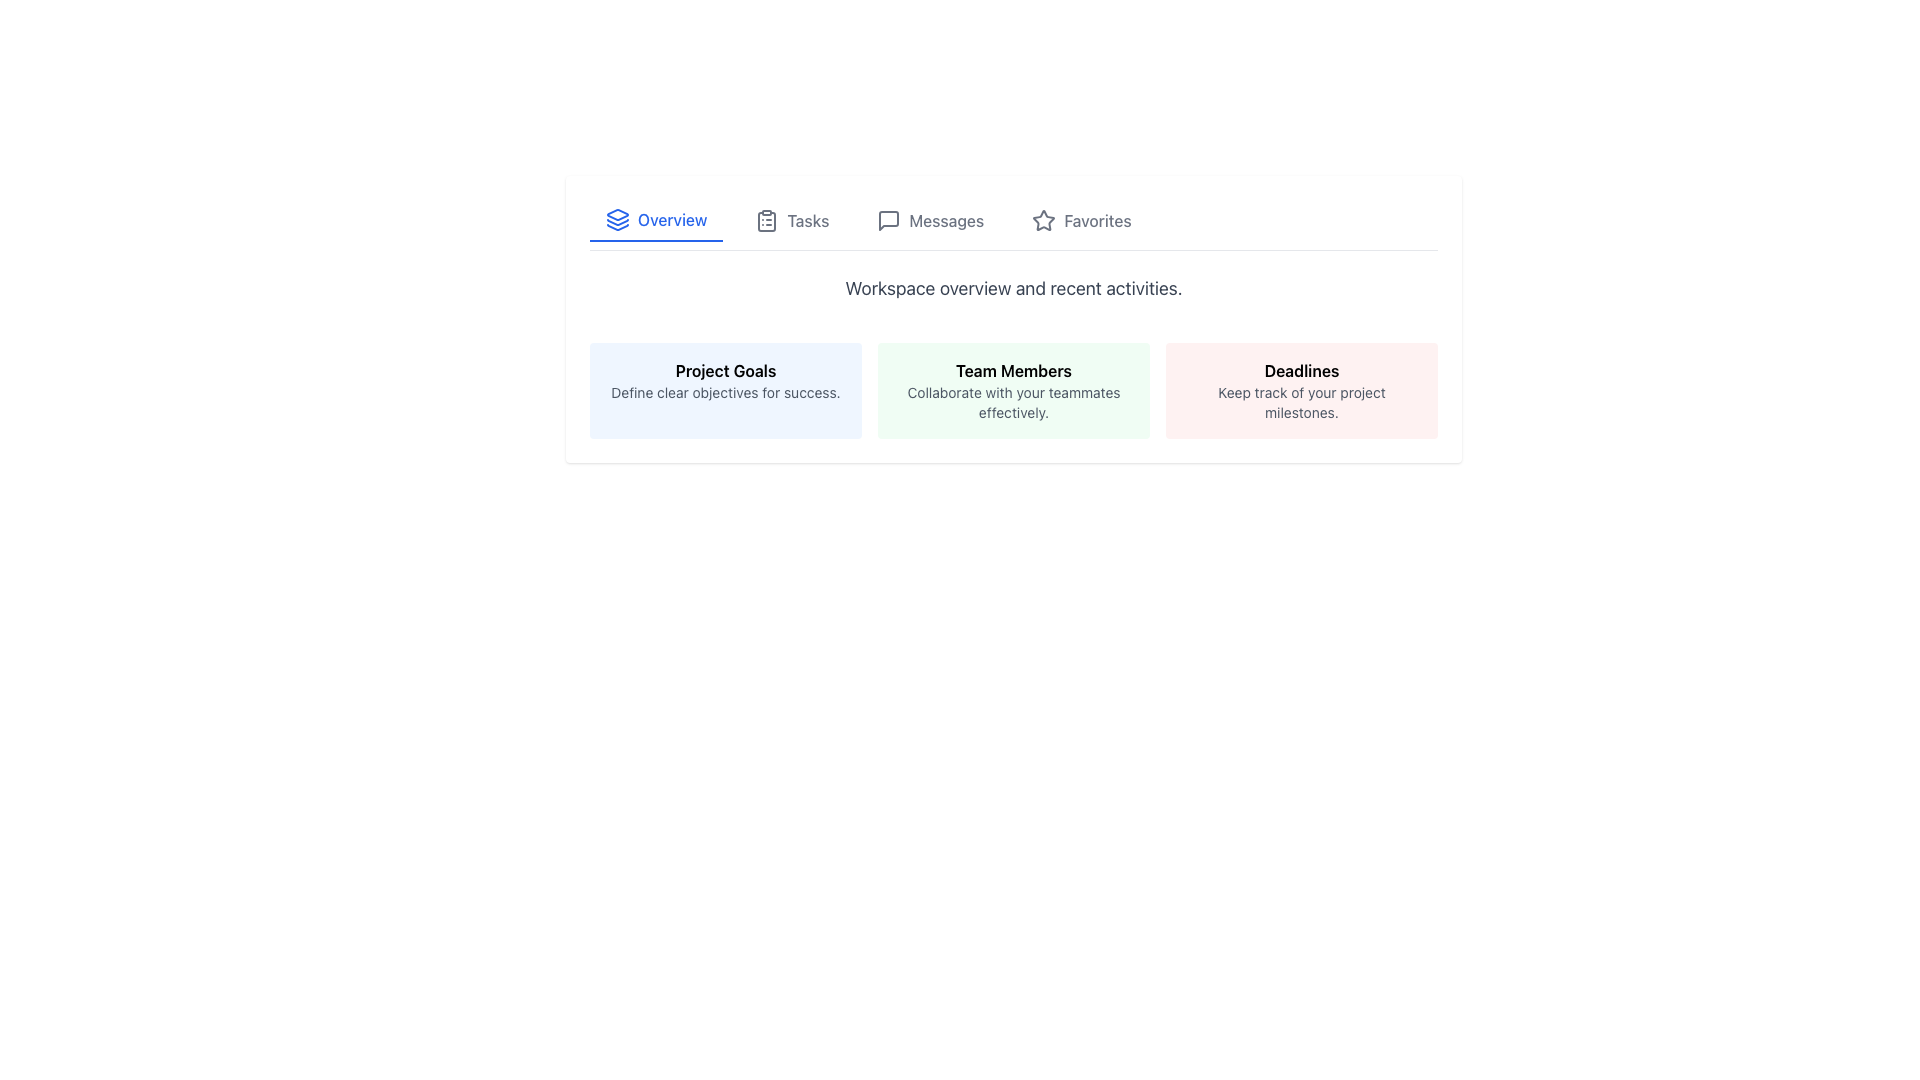 The height and width of the screenshot is (1080, 1920). Describe the element at coordinates (1013, 289) in the screenshot. I see `the centered text element displaying 'Workspace overview and recent activities.' which is located beneath the navigation bar and above the three-column grid layout` at that location.